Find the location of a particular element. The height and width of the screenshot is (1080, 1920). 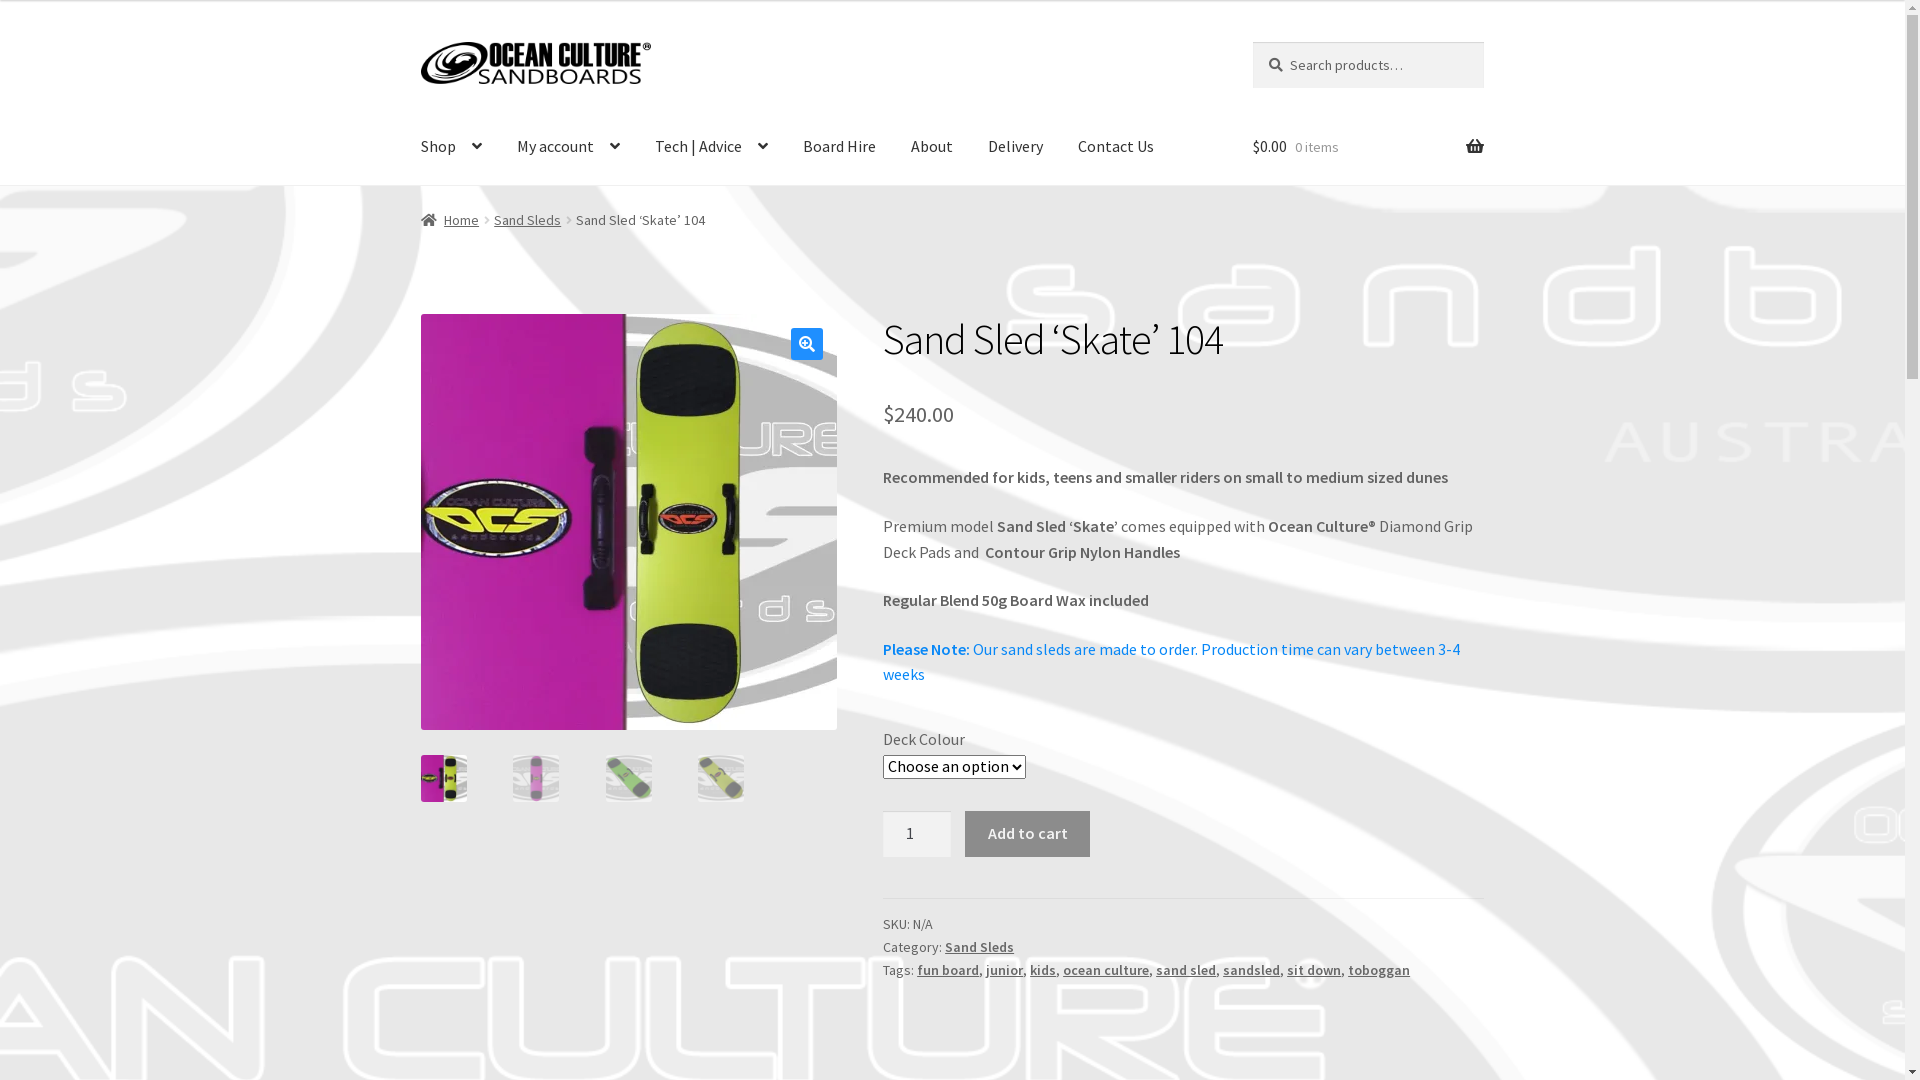

'Home' is located at coordinates (449, 219).